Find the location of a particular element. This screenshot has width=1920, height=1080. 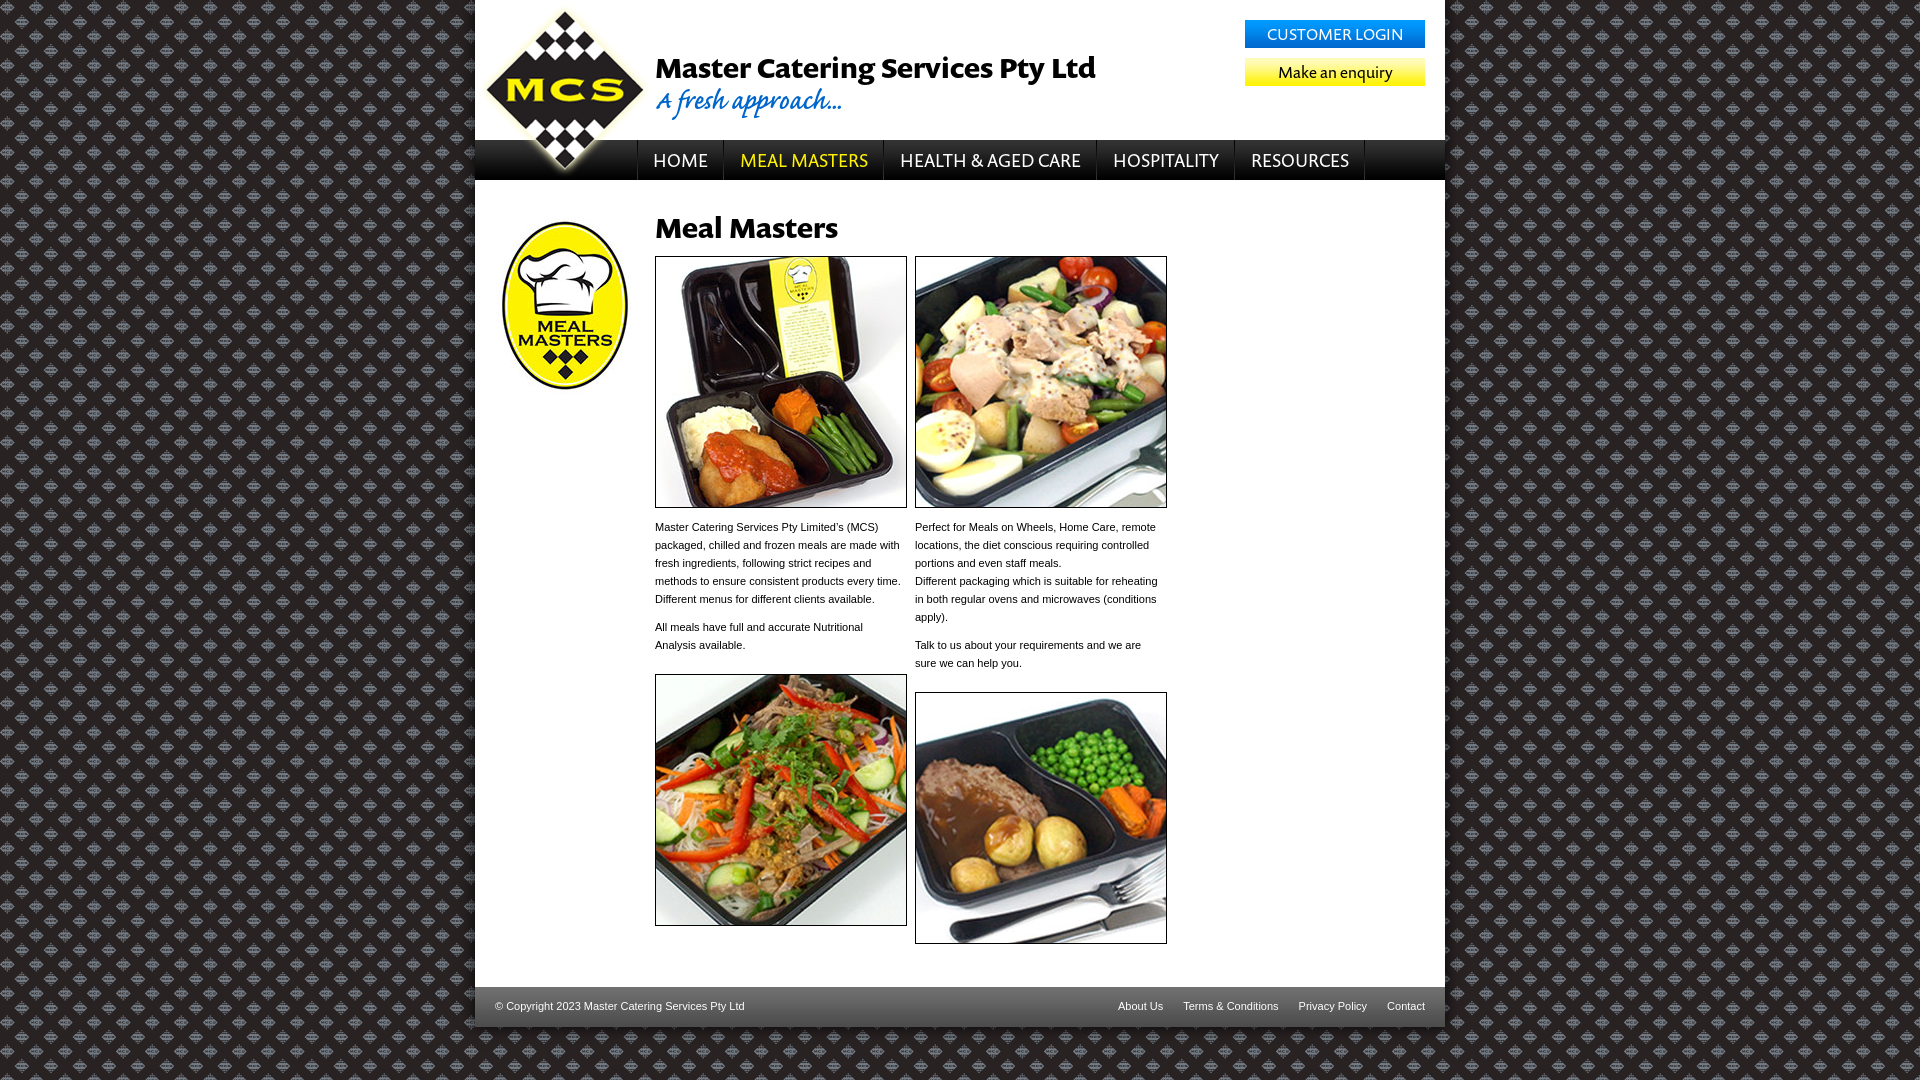

'MEAL MASTERS' is located at coordinates (803, 158).